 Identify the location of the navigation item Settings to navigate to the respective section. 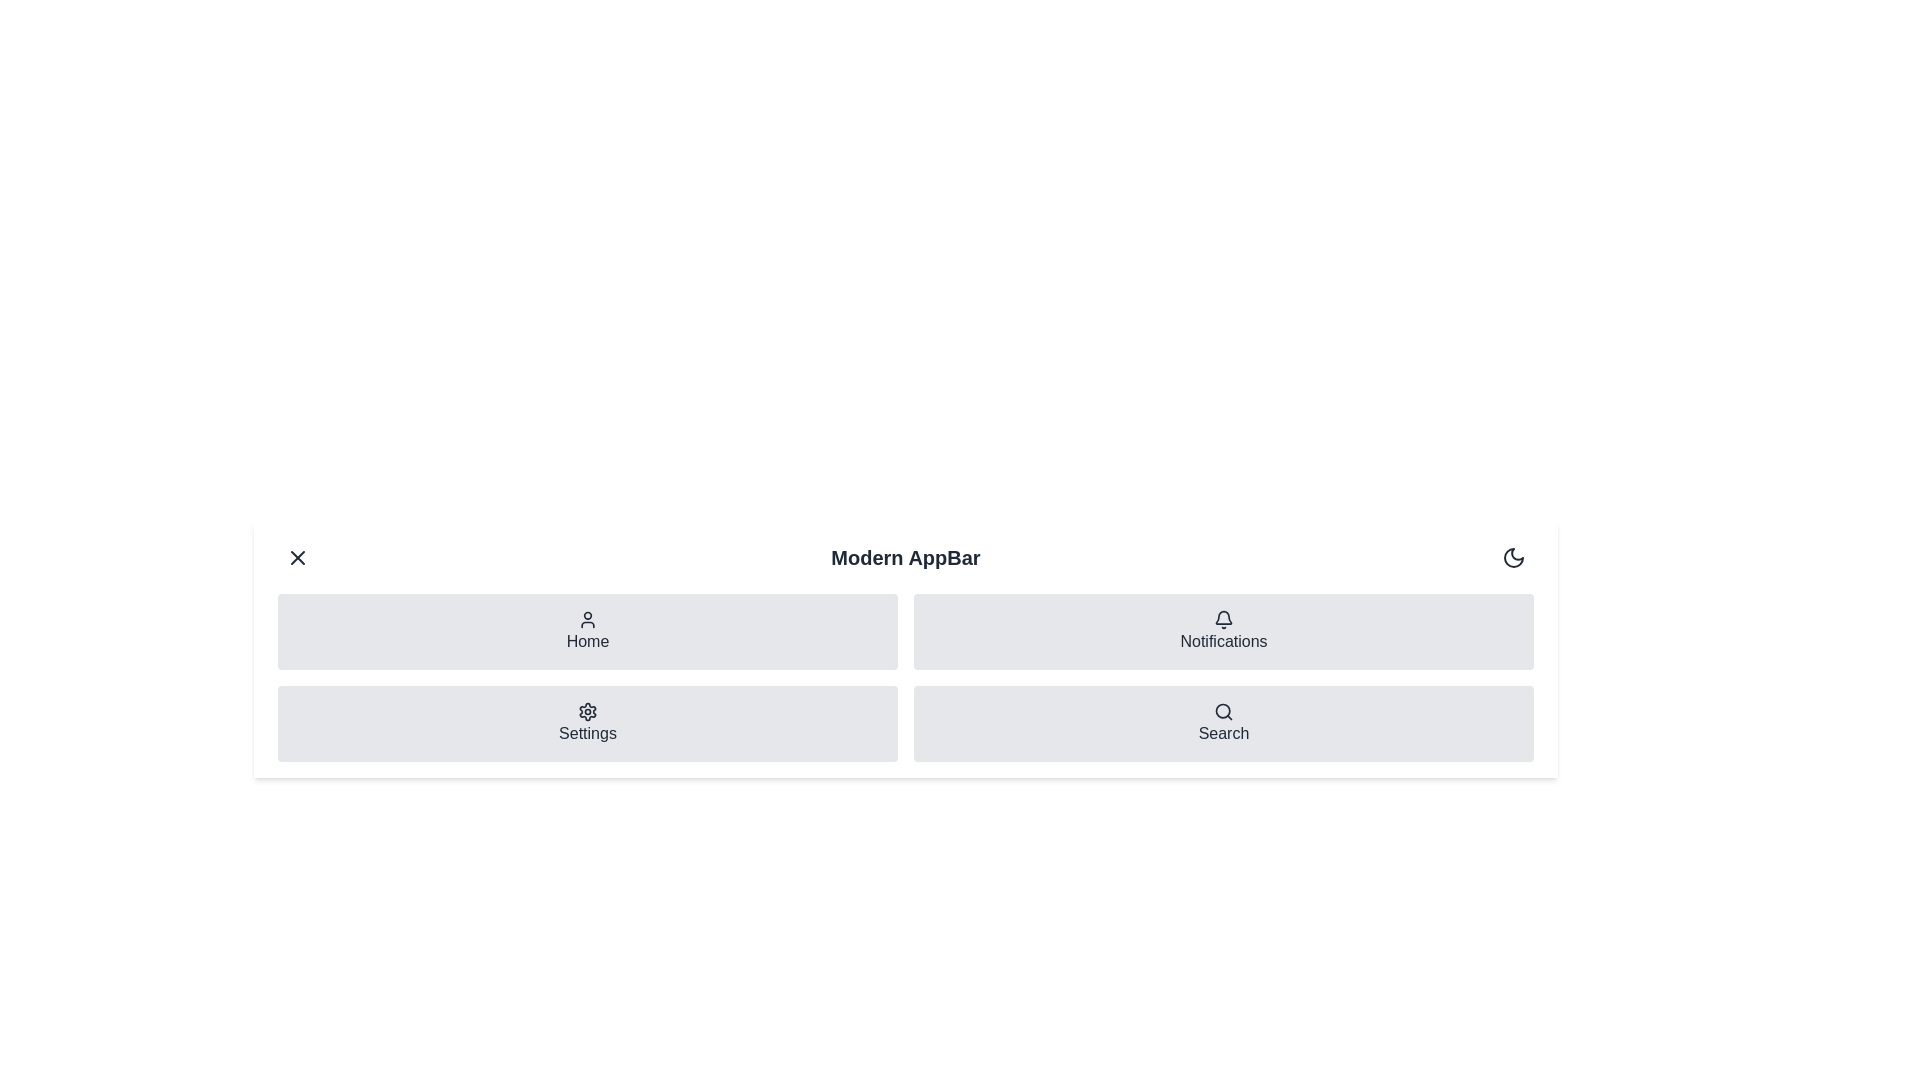
(587, 724).